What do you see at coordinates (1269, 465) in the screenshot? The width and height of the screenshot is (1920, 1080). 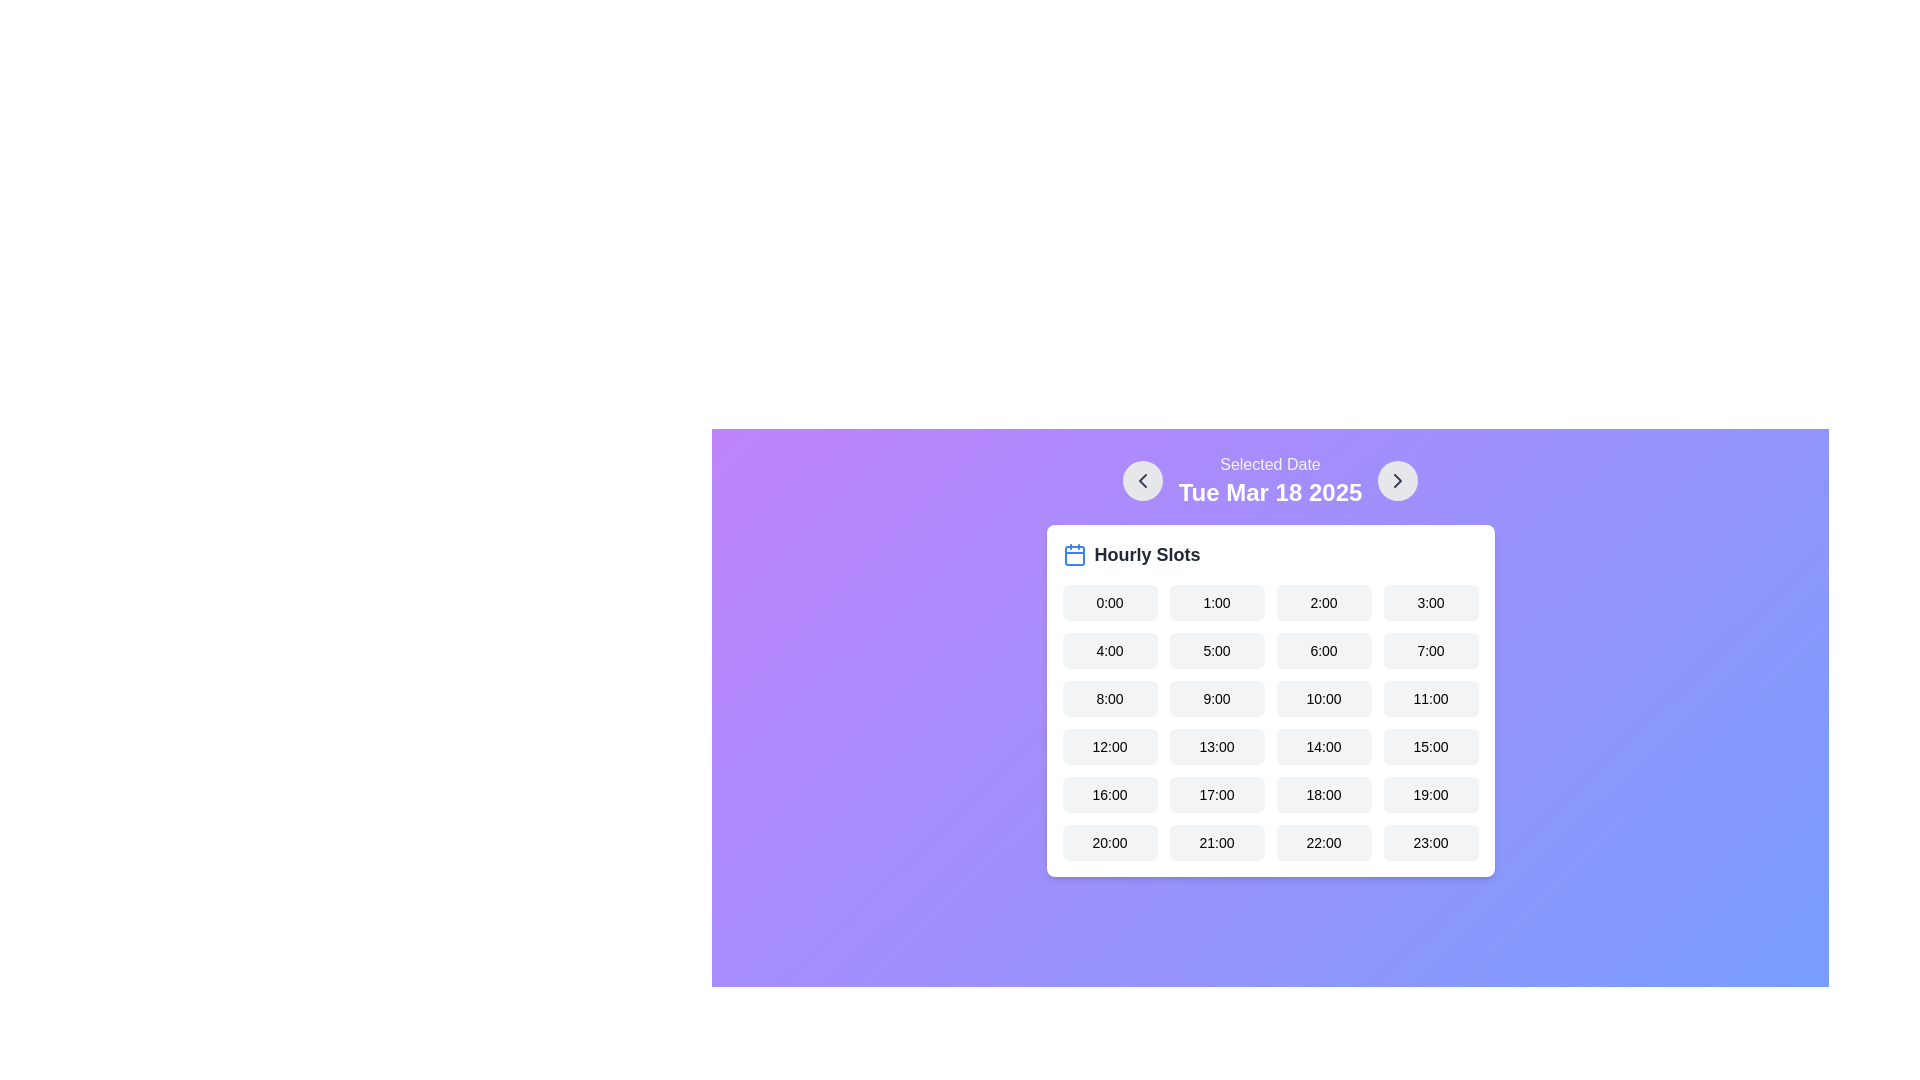 I see `the 'Selected Date' label, which displays the text in medium font size and light gray color against a purple background, located in the upper center of the interface above the date label` at bounding box center [1269, 465].